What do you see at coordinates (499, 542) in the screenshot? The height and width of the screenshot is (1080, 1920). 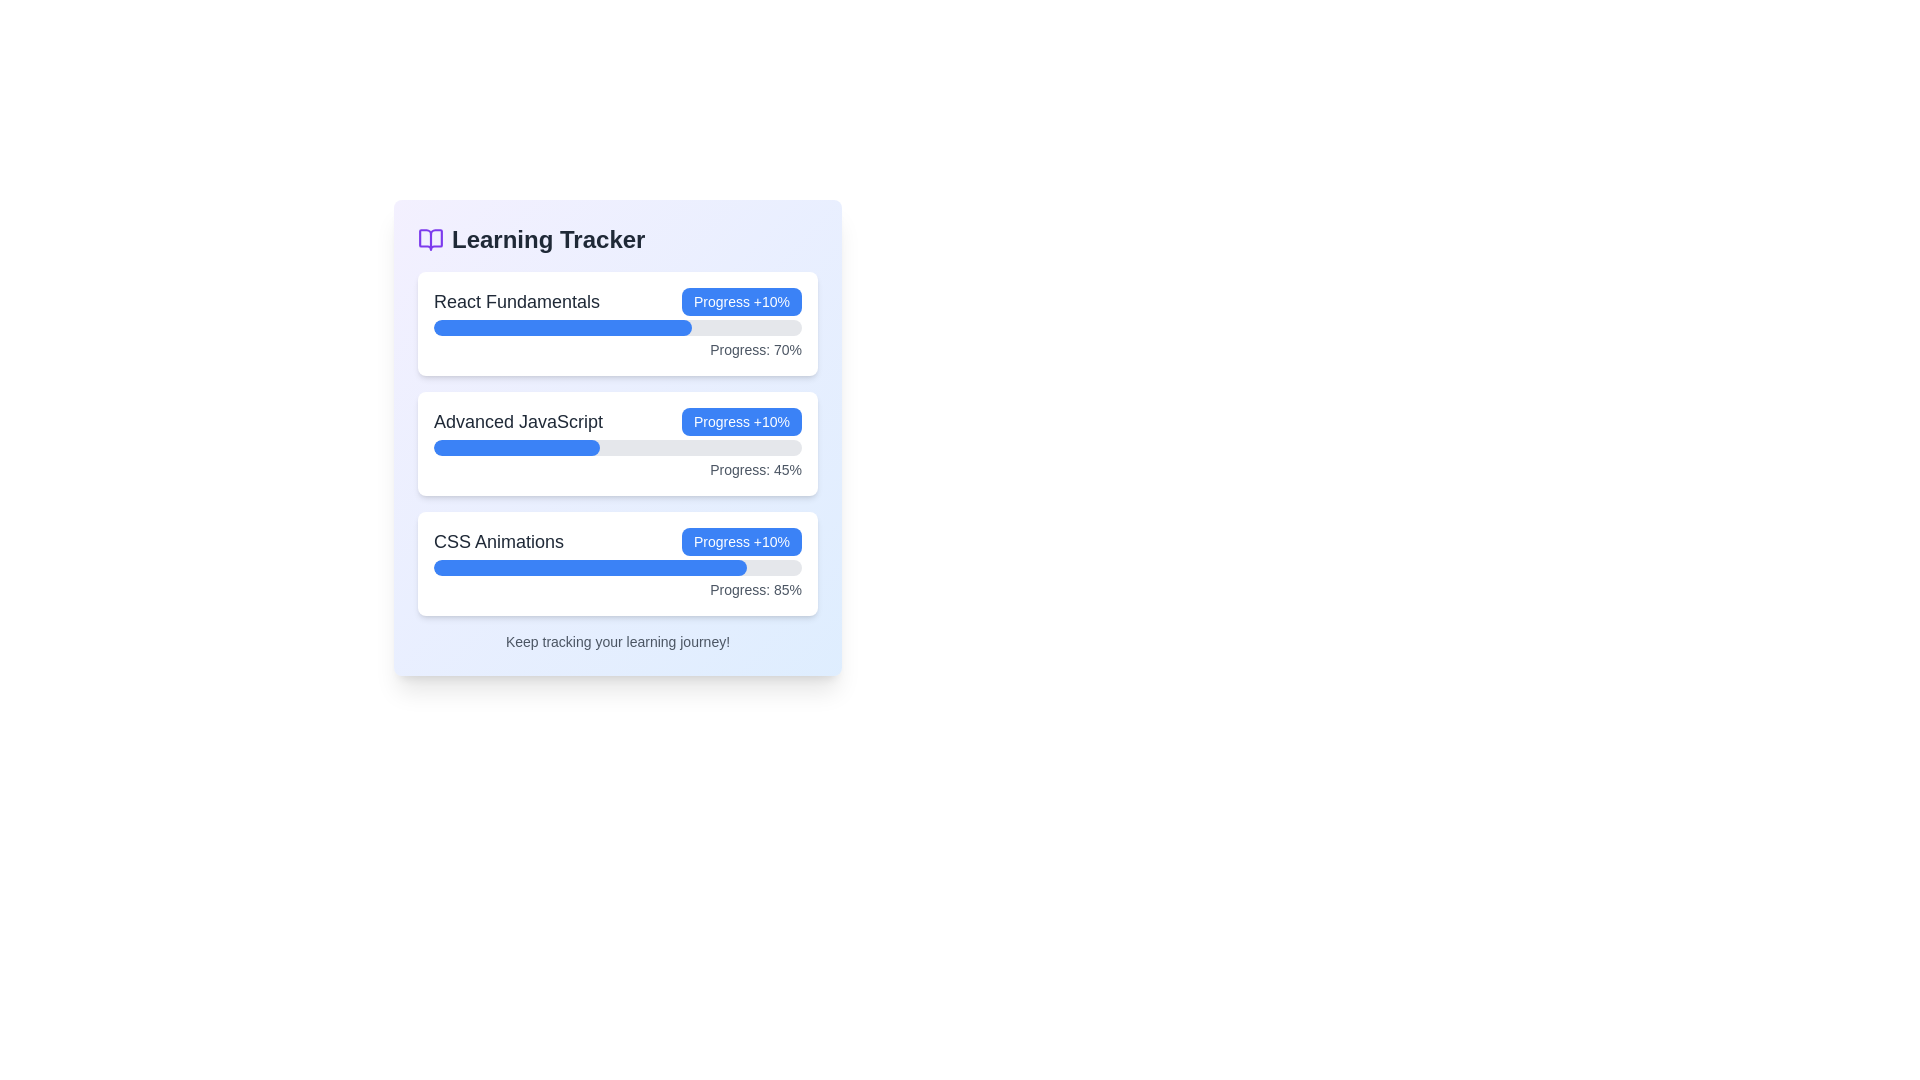 I see `the text label for 'CSS Animations' located in the third row of the 'Learning Tracker' section, which serves as a heading for the corresponding progress information` at bounding box center [499, 542].